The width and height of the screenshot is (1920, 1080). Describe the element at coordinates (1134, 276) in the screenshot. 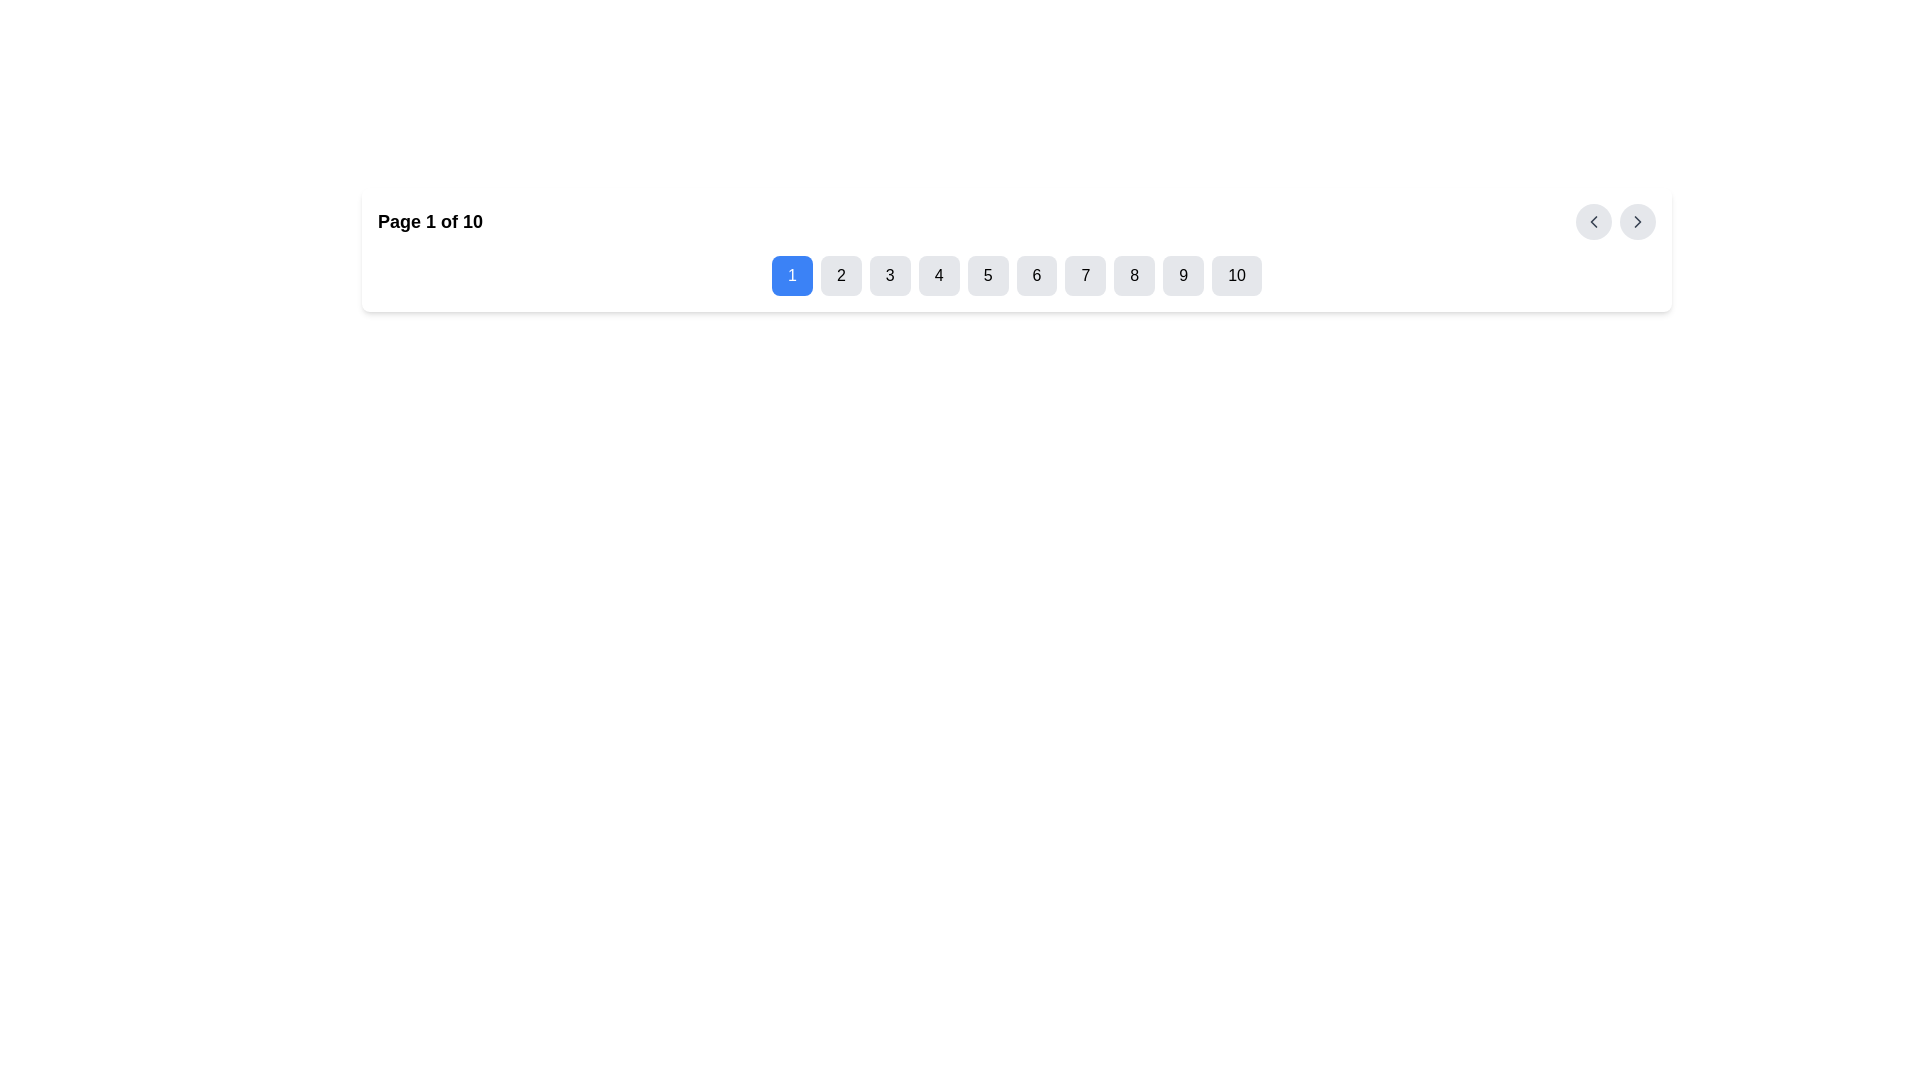

I see `the rectangular button with rounded corners labeled '8'` at that location.